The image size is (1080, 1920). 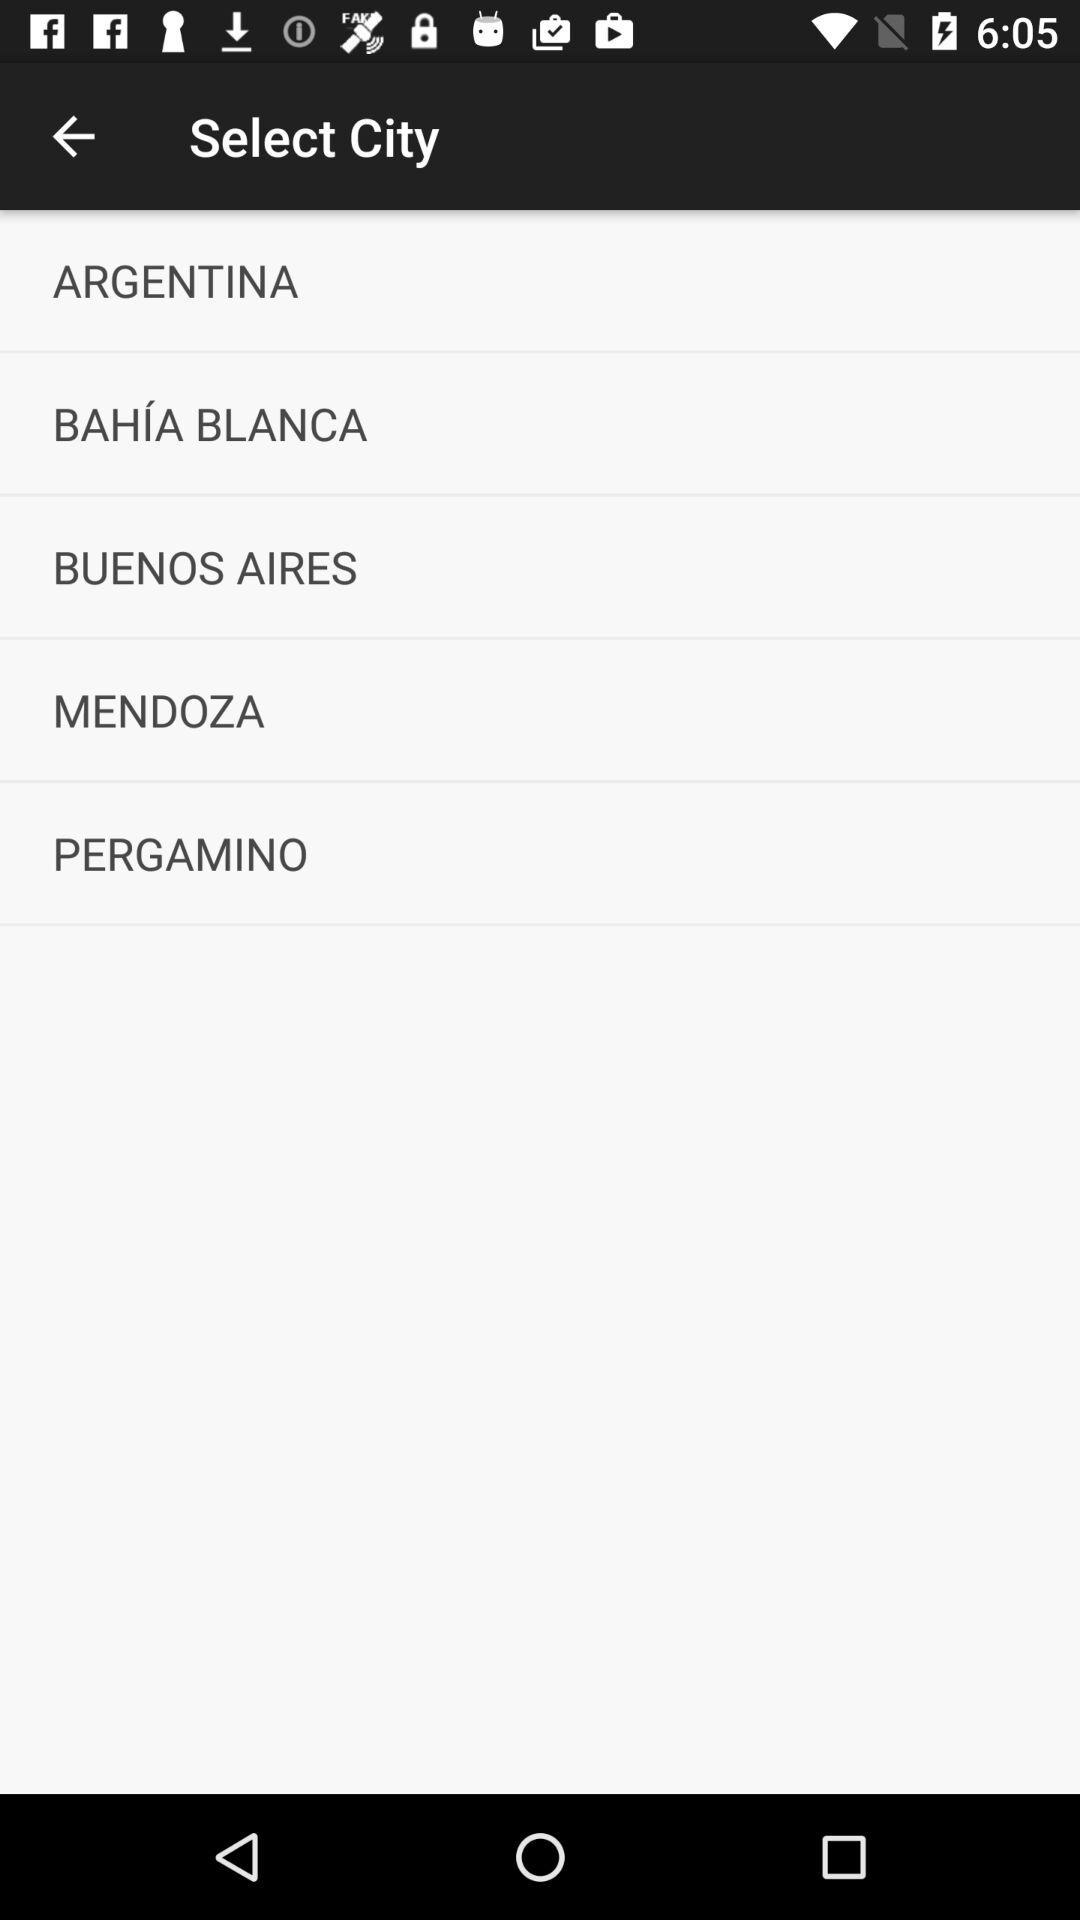 I want to click on the icon below mendoza icon, so click(x=540, y=853).